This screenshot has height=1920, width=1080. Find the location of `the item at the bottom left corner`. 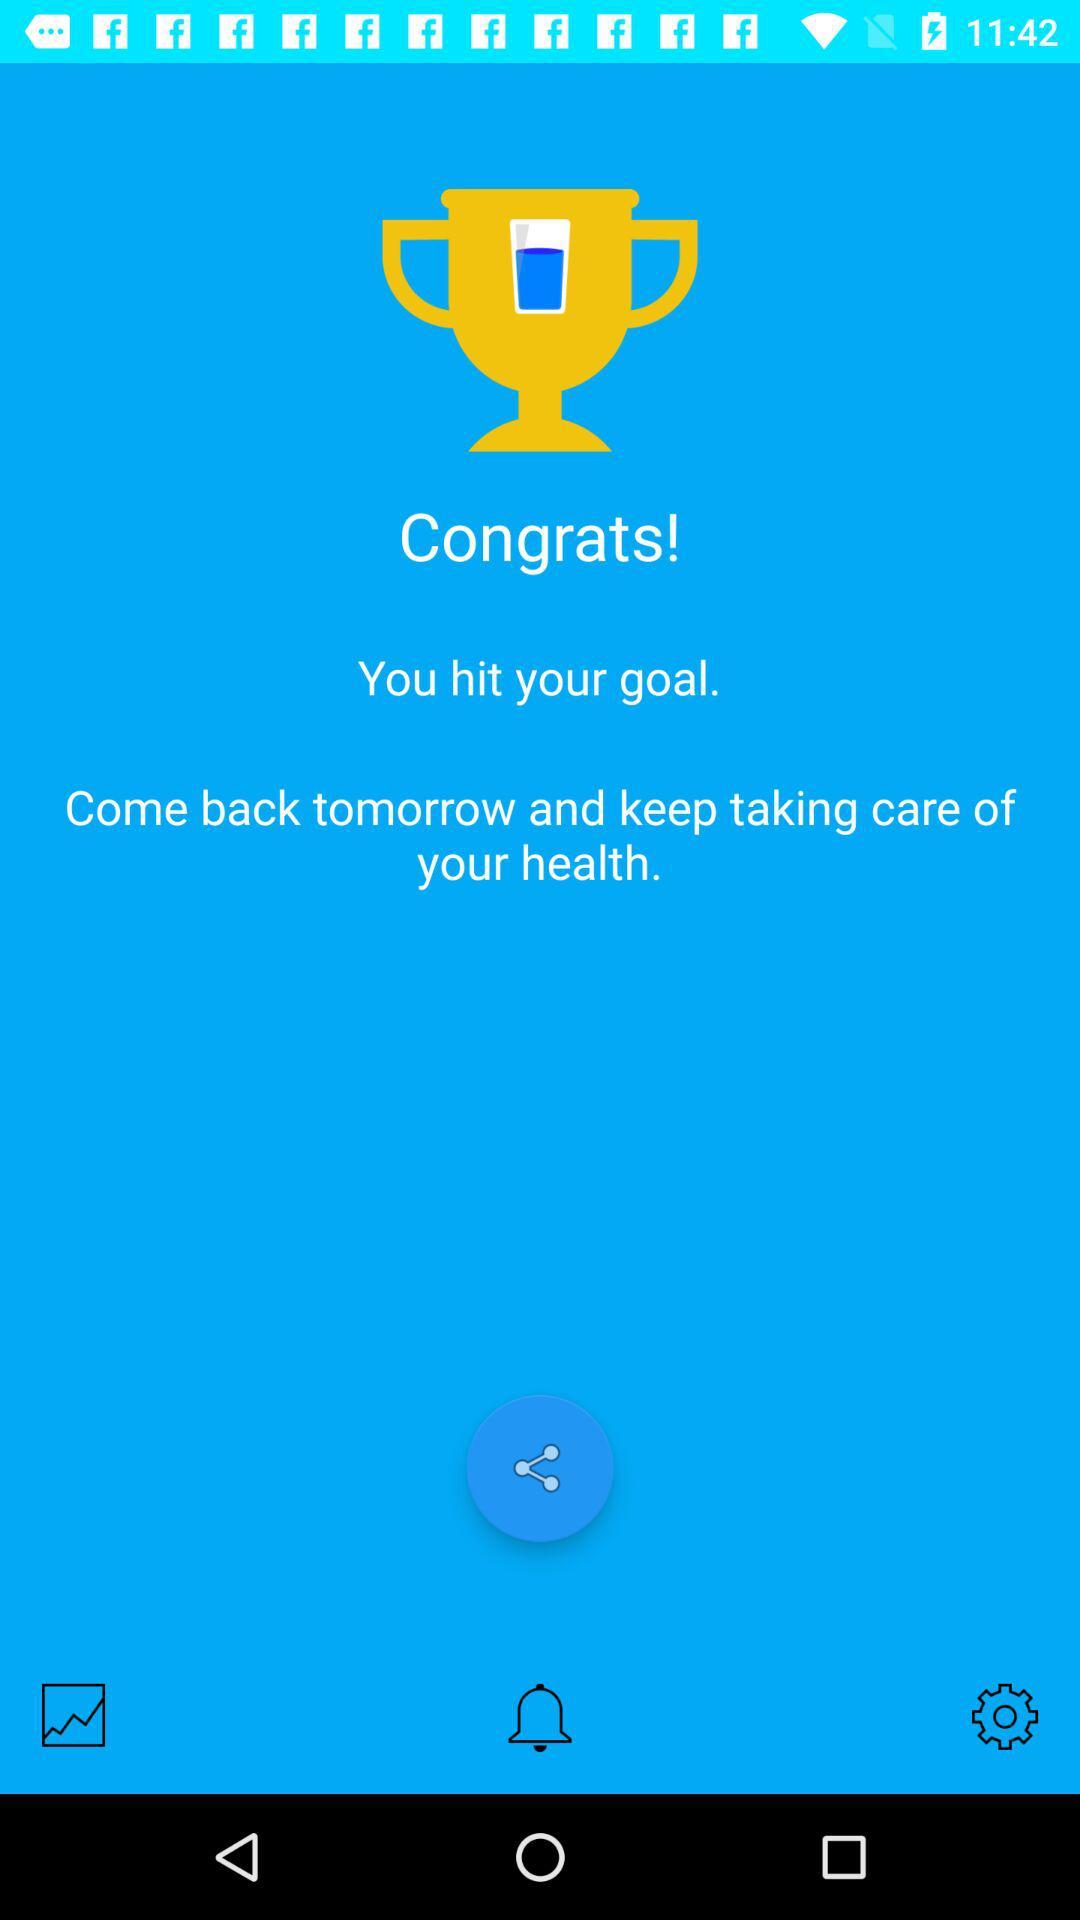

the item at the bottom left corner is located at coordinates (72, 1714).